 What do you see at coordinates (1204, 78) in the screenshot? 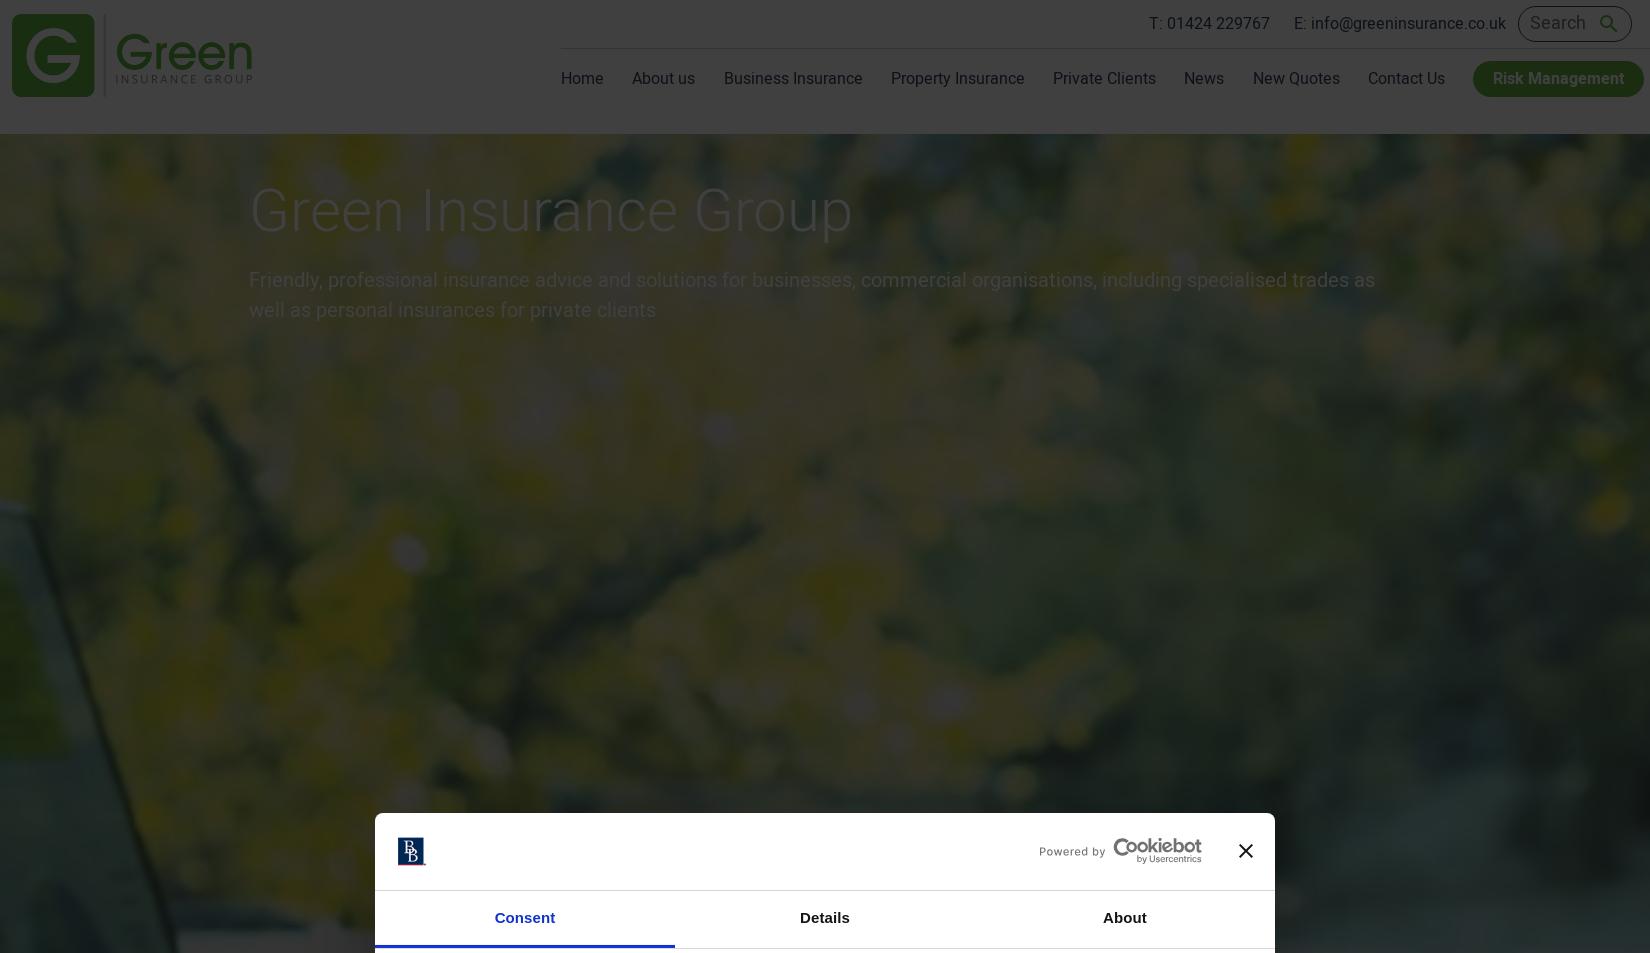
I see `'News'` at bounding box center [1204, 78].